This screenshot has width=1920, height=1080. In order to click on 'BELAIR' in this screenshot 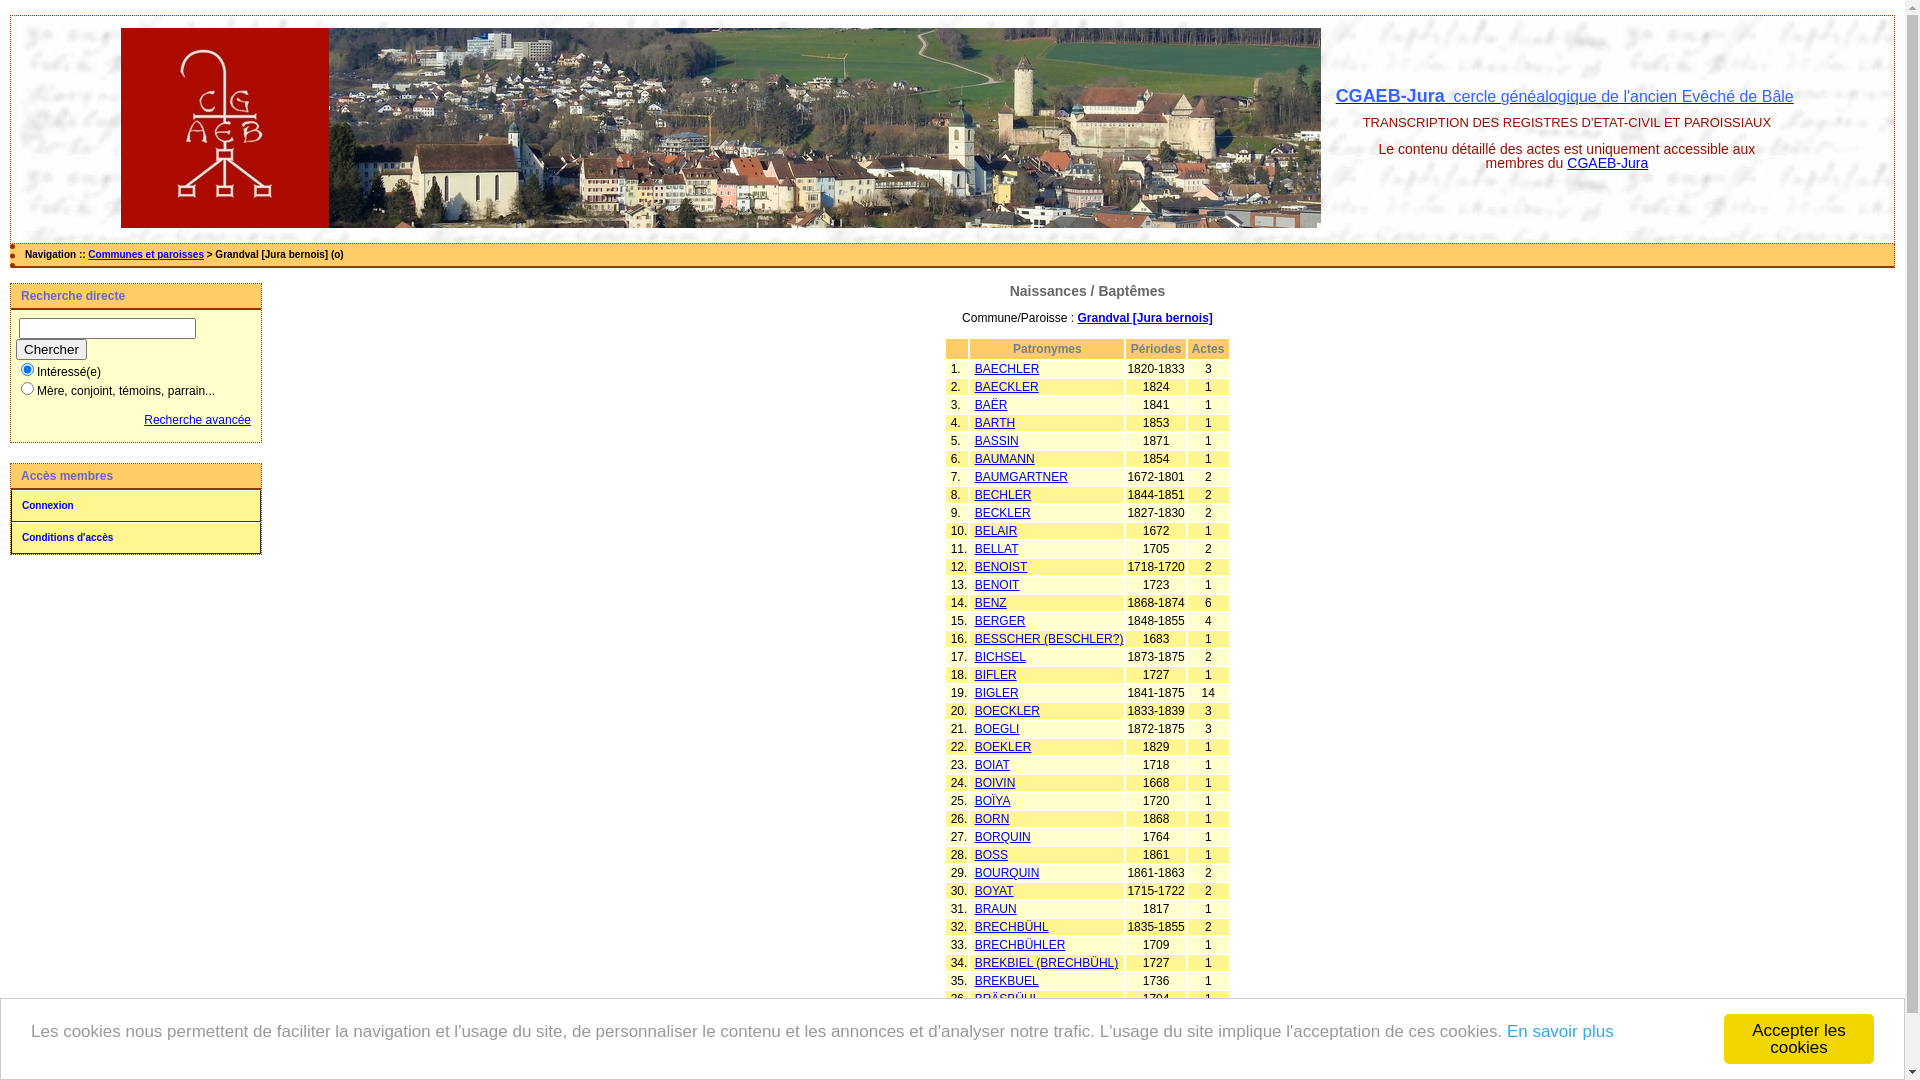, I will do `click(996, 530)`.